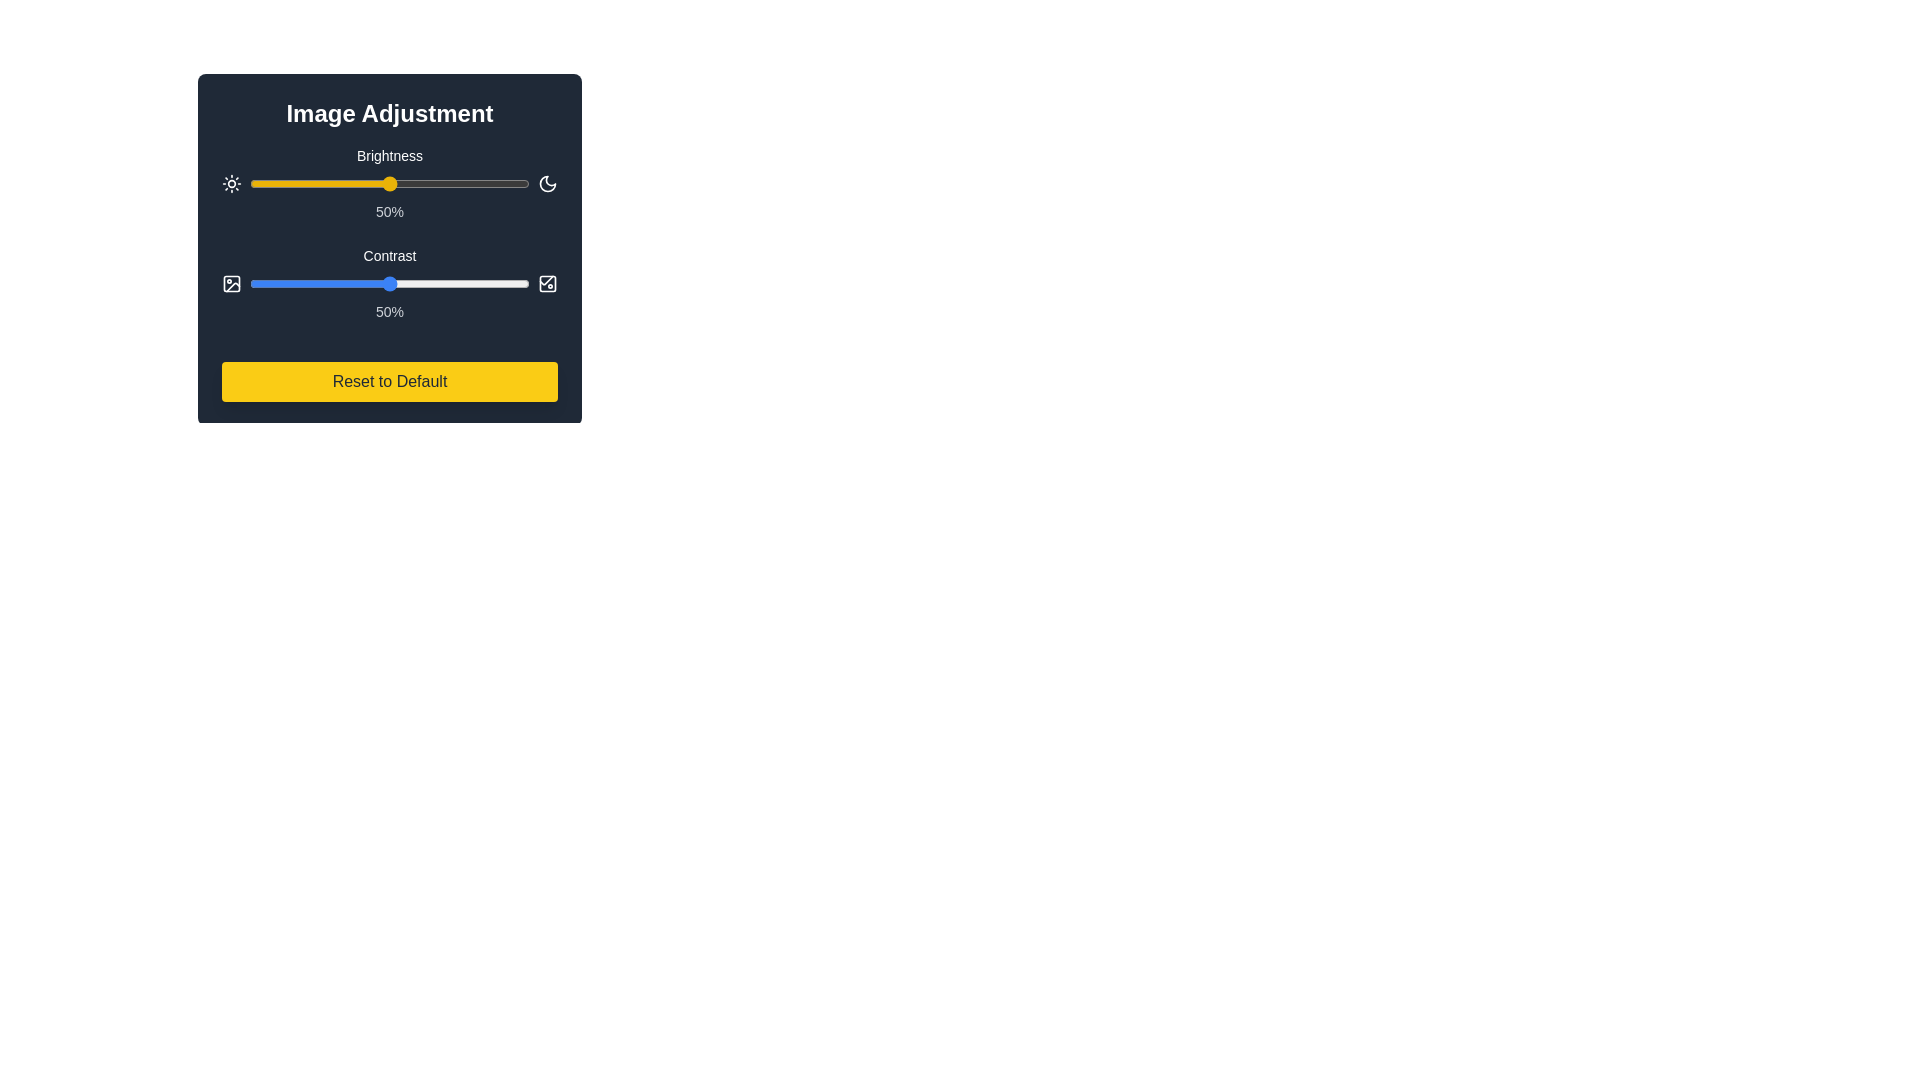 The image size is (1920, 1080). I want to click on brightness, so click(313, 184).